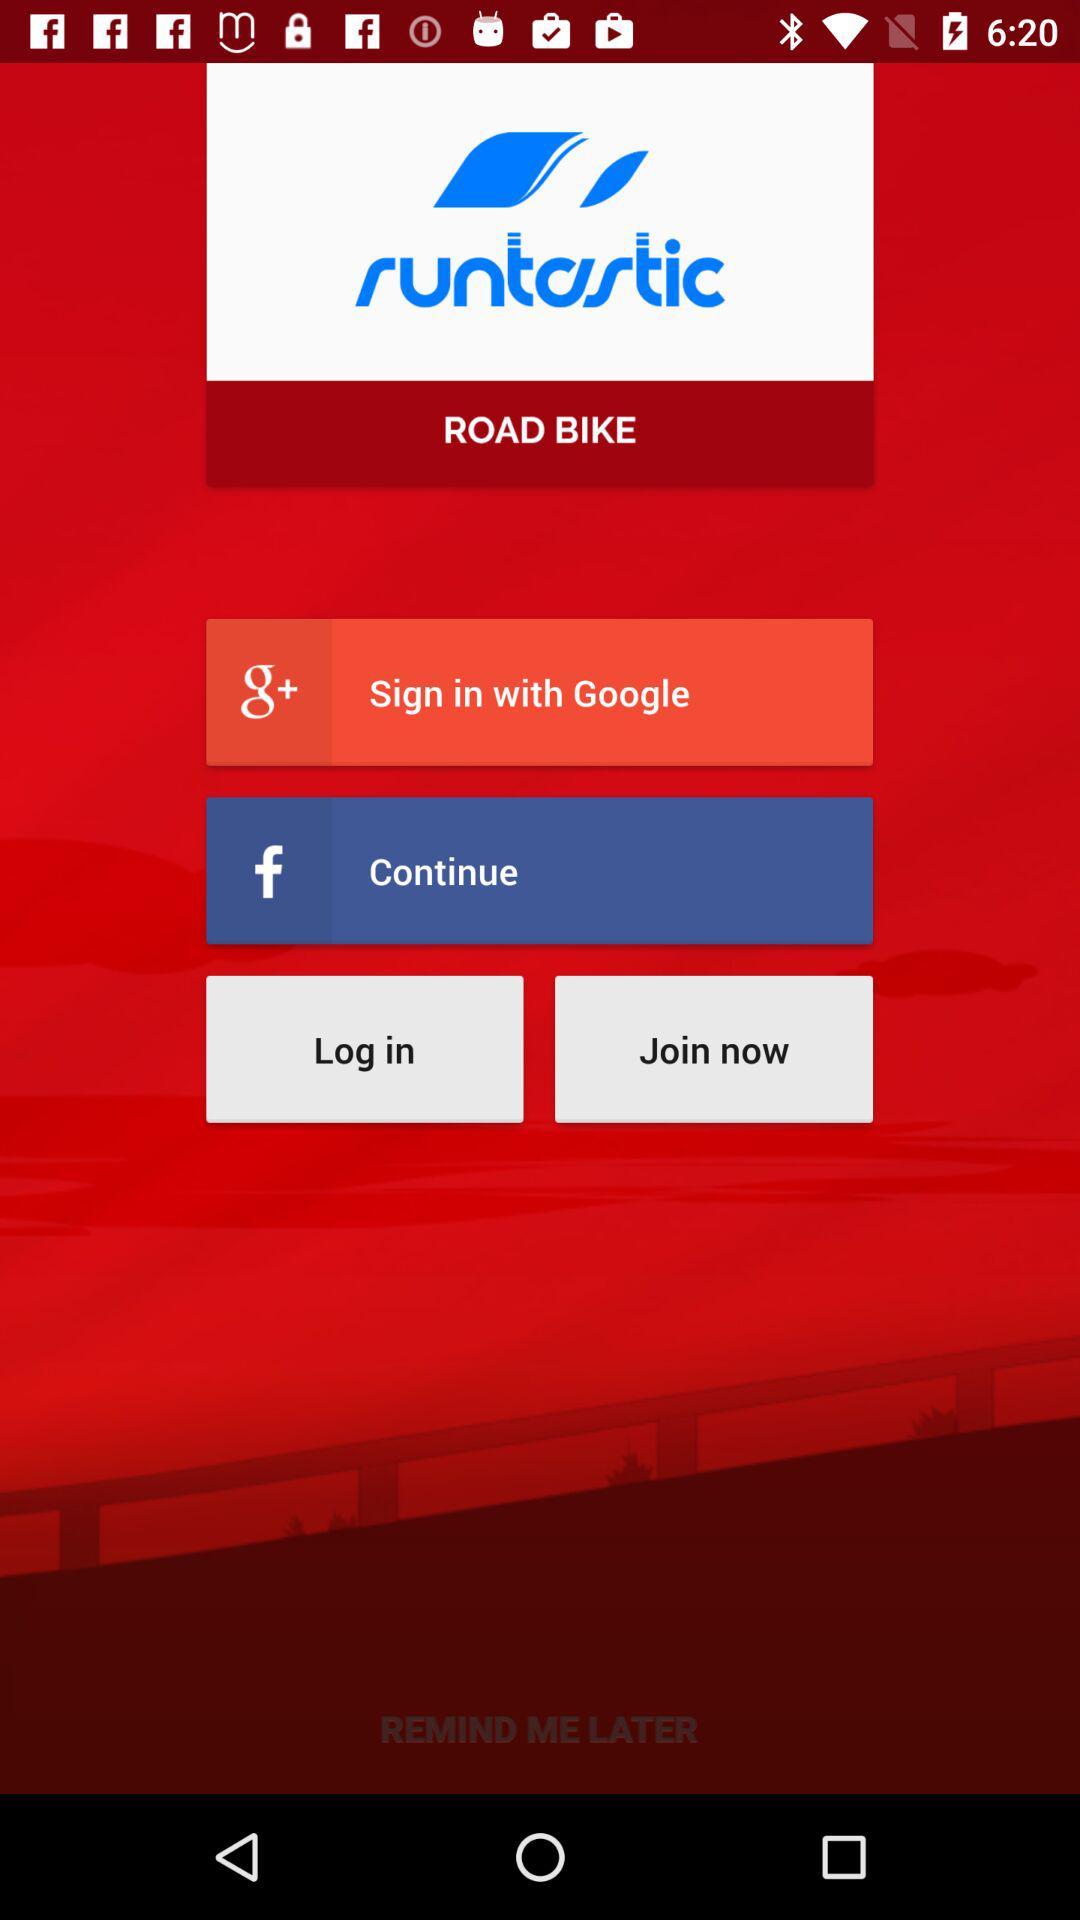  What do you see at coordinates (538, 870) in the screenshot?
I see `continue` at bounding box center [538, 870].